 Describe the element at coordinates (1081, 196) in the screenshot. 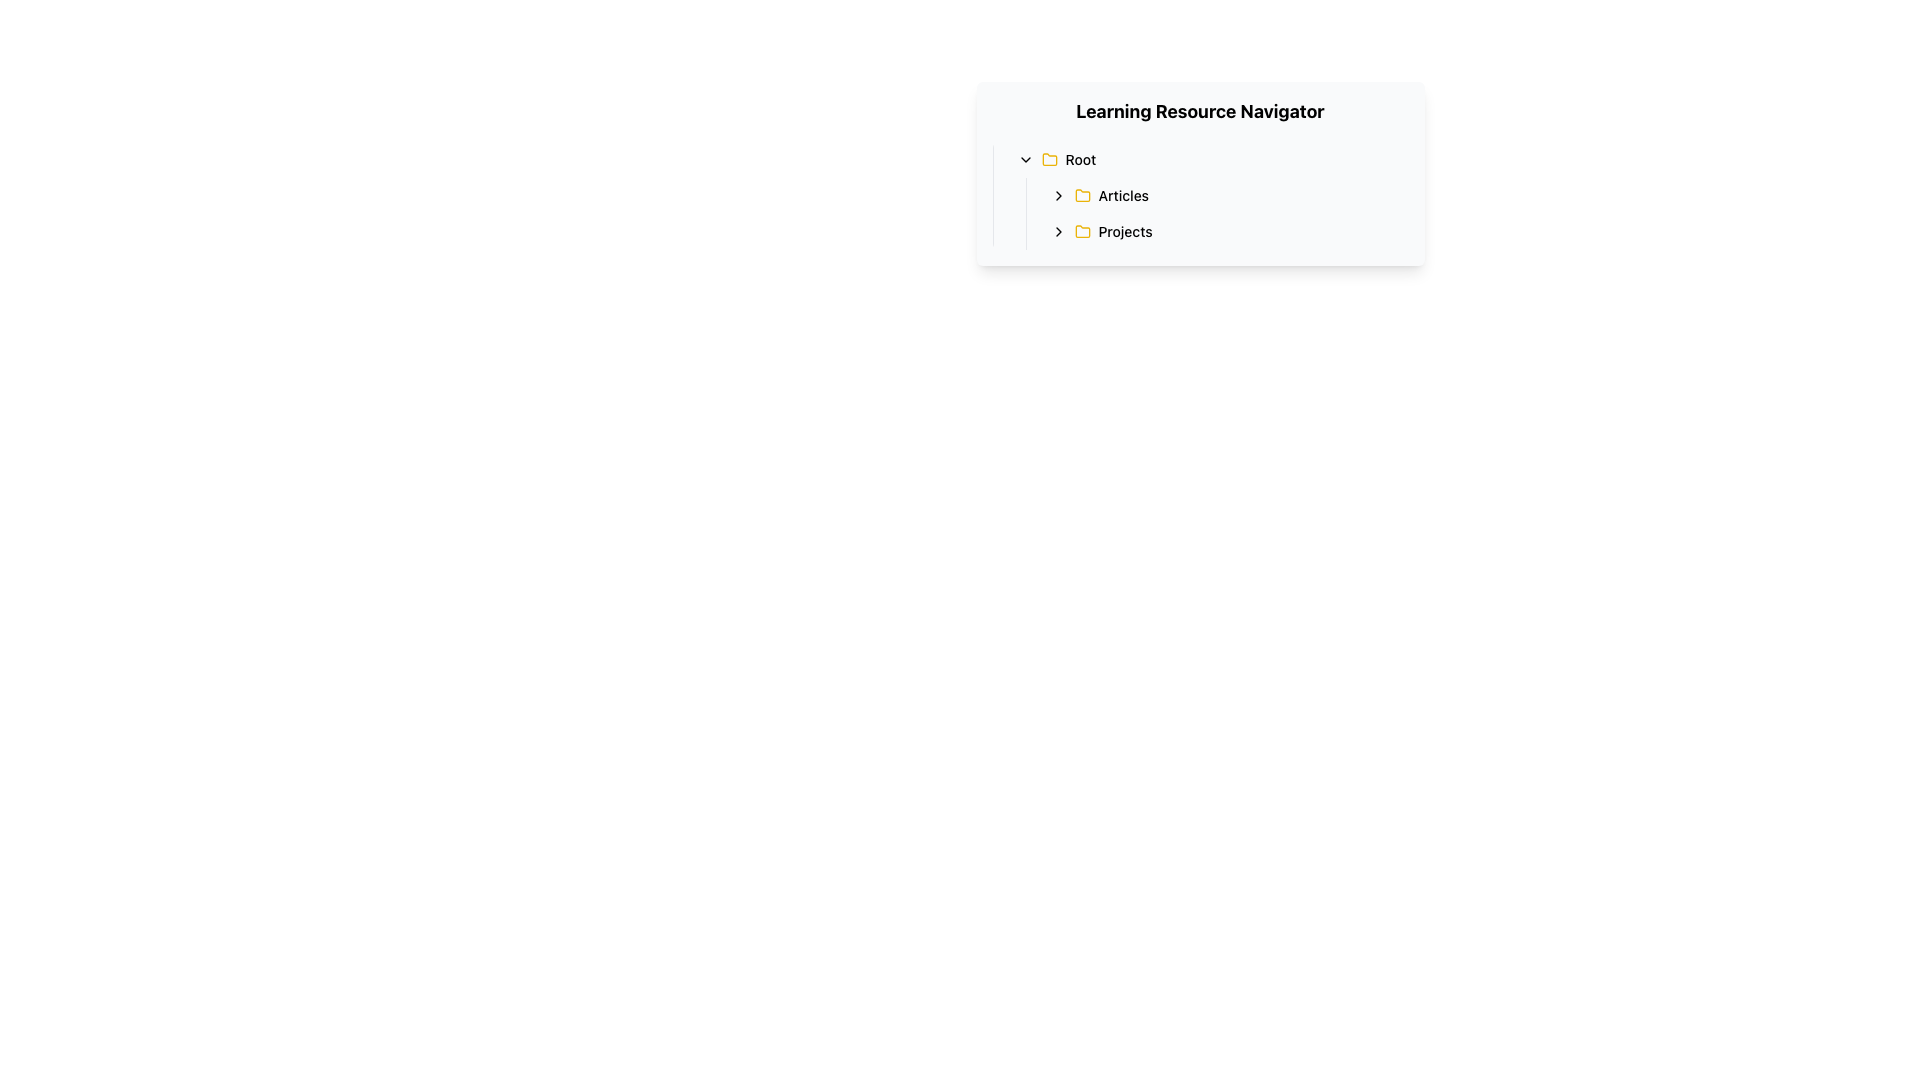

I see `the yellow folder icon located next to the text 'Articles' in the navigation menu` at that location.